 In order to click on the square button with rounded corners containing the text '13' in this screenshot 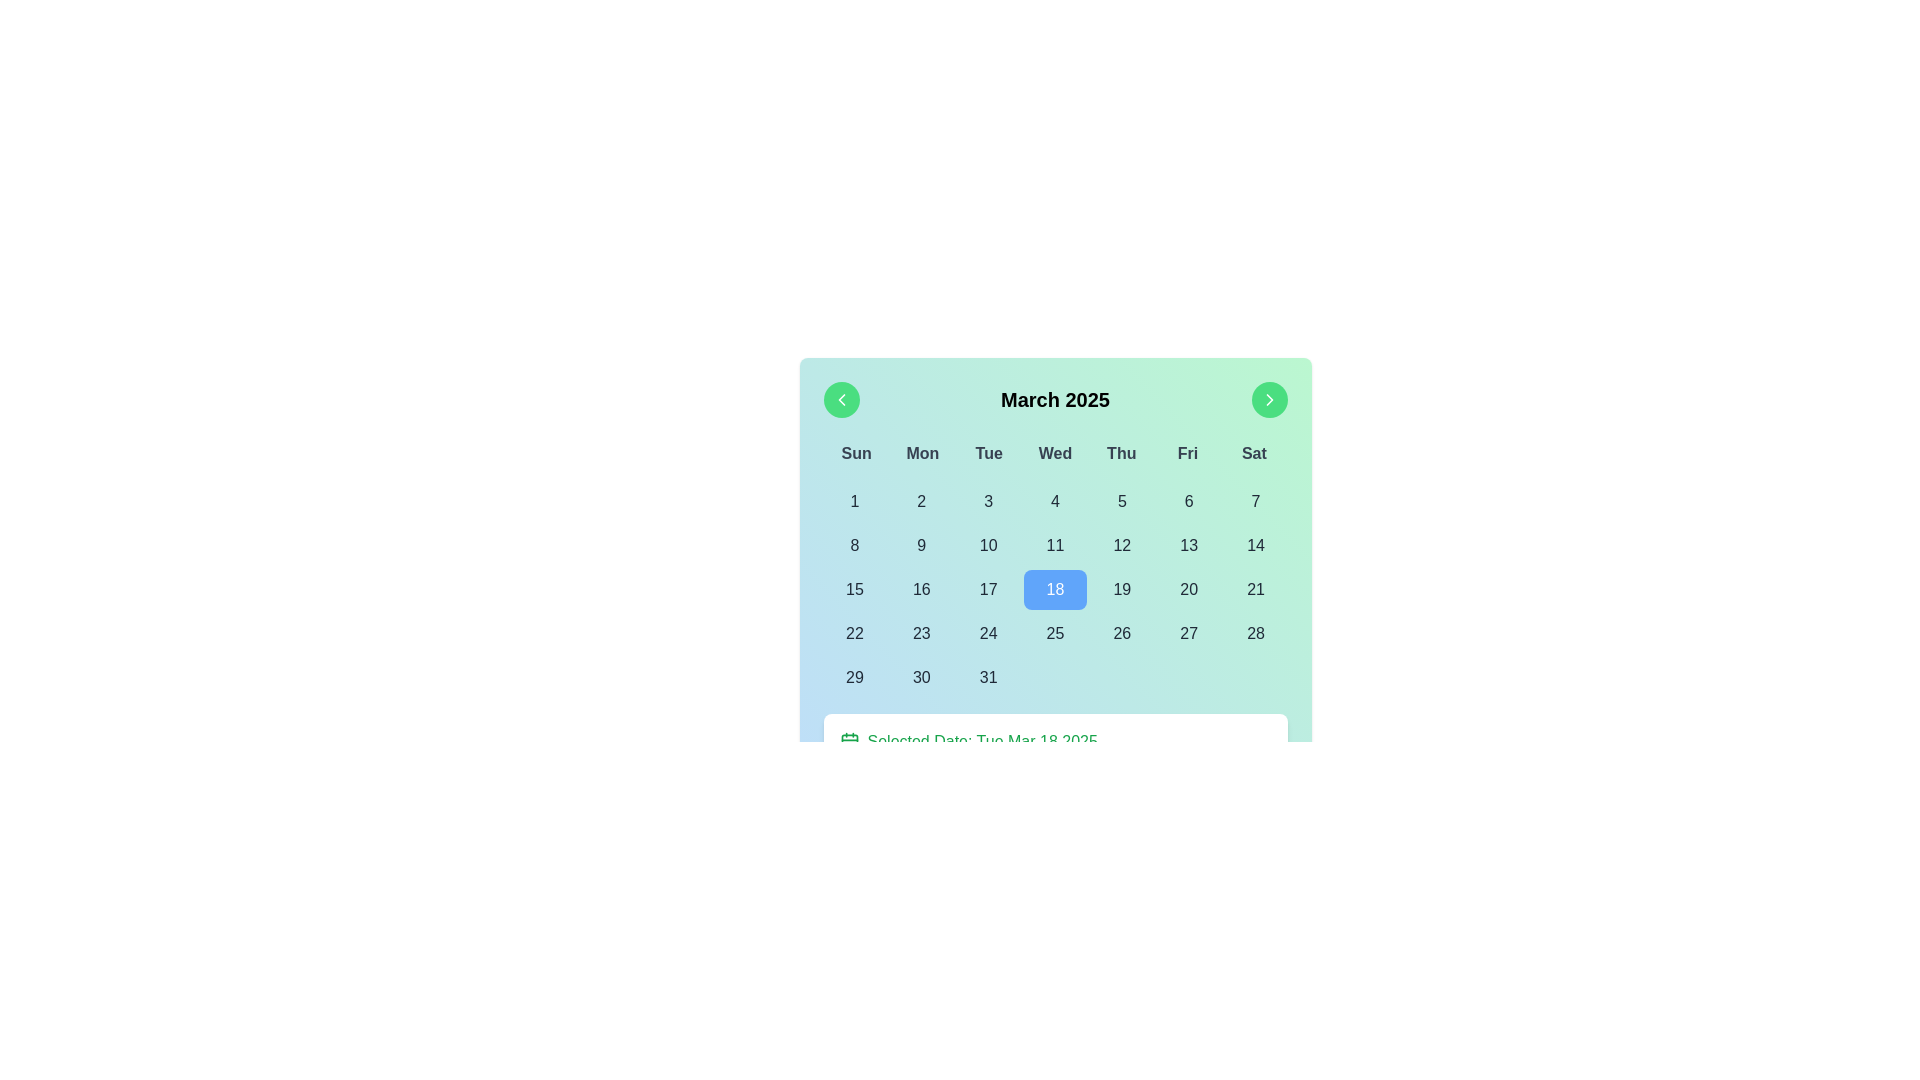, I will do `click(1189, 546)`.